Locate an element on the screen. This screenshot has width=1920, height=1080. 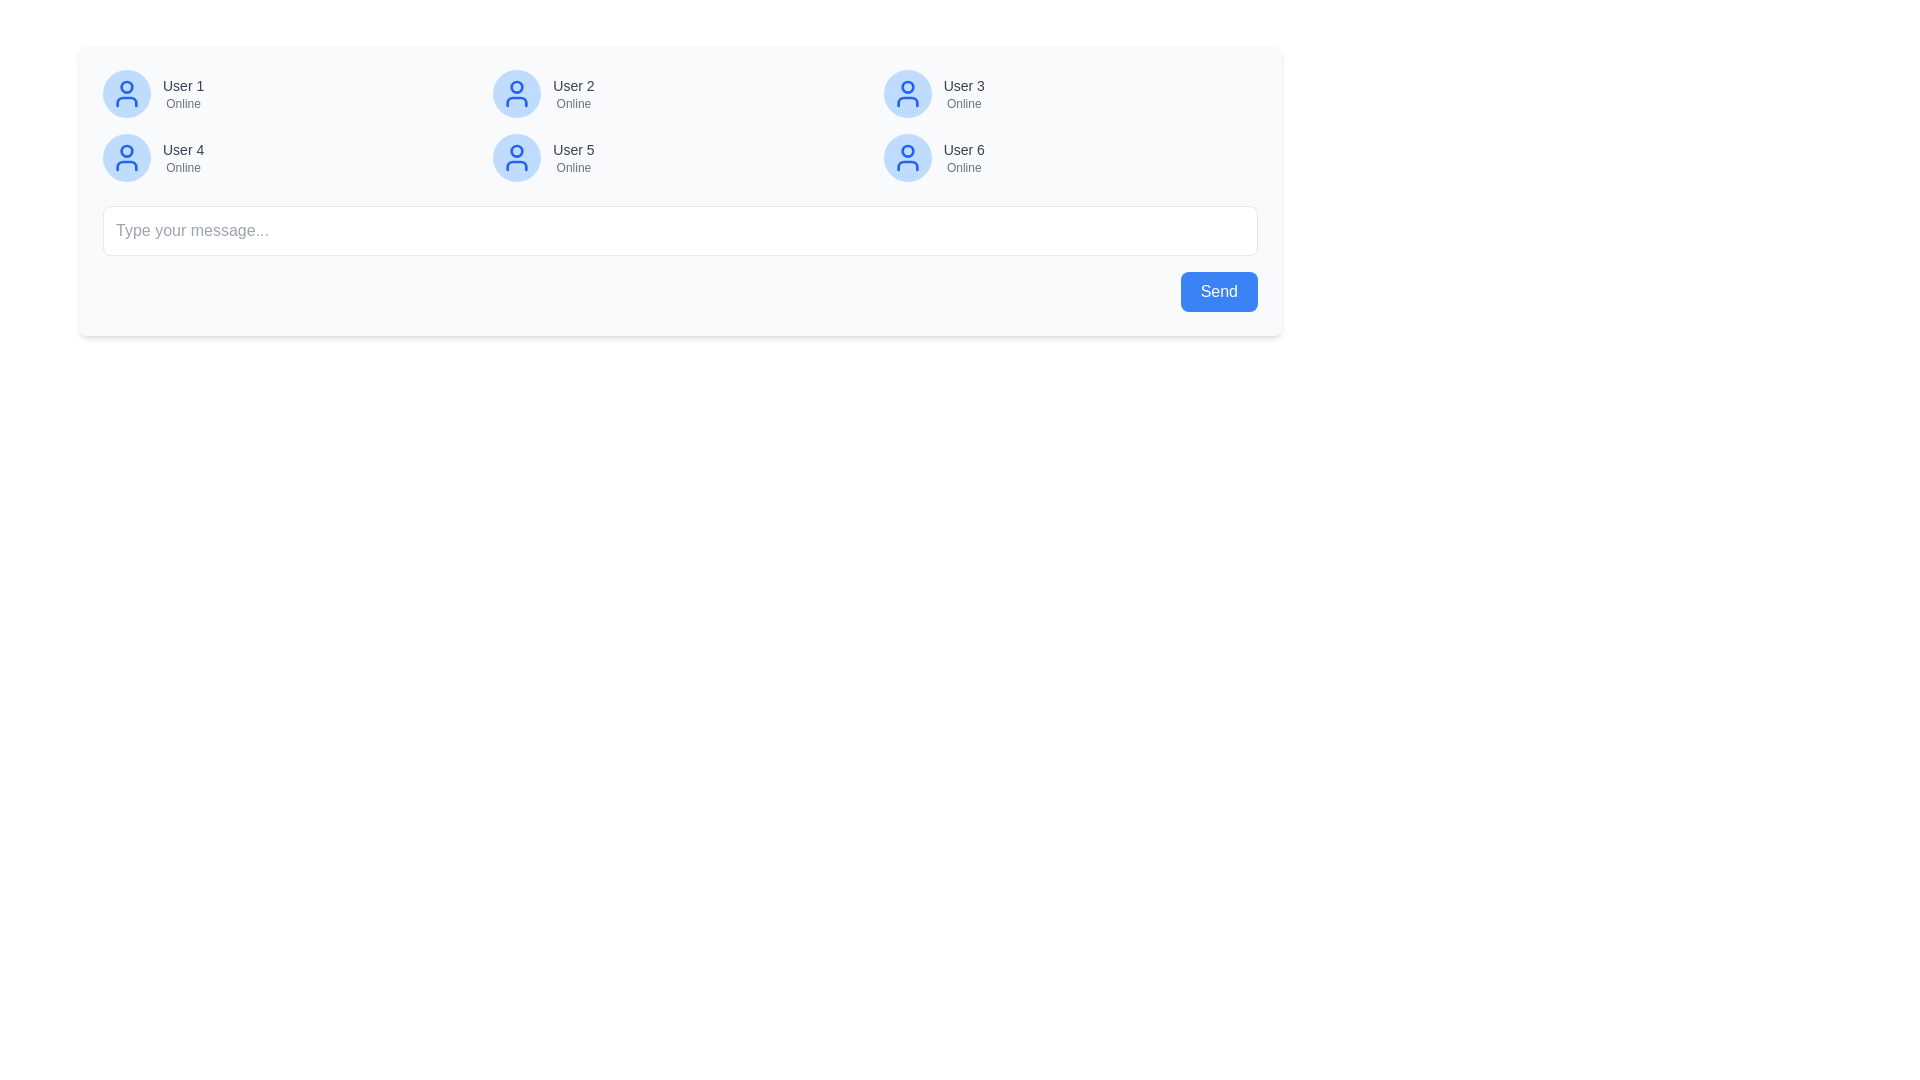
the circular user avatar icon representing 'User 4 Online', which has a light blue background and a white person icon in the center is located at coordinates (125, 157).